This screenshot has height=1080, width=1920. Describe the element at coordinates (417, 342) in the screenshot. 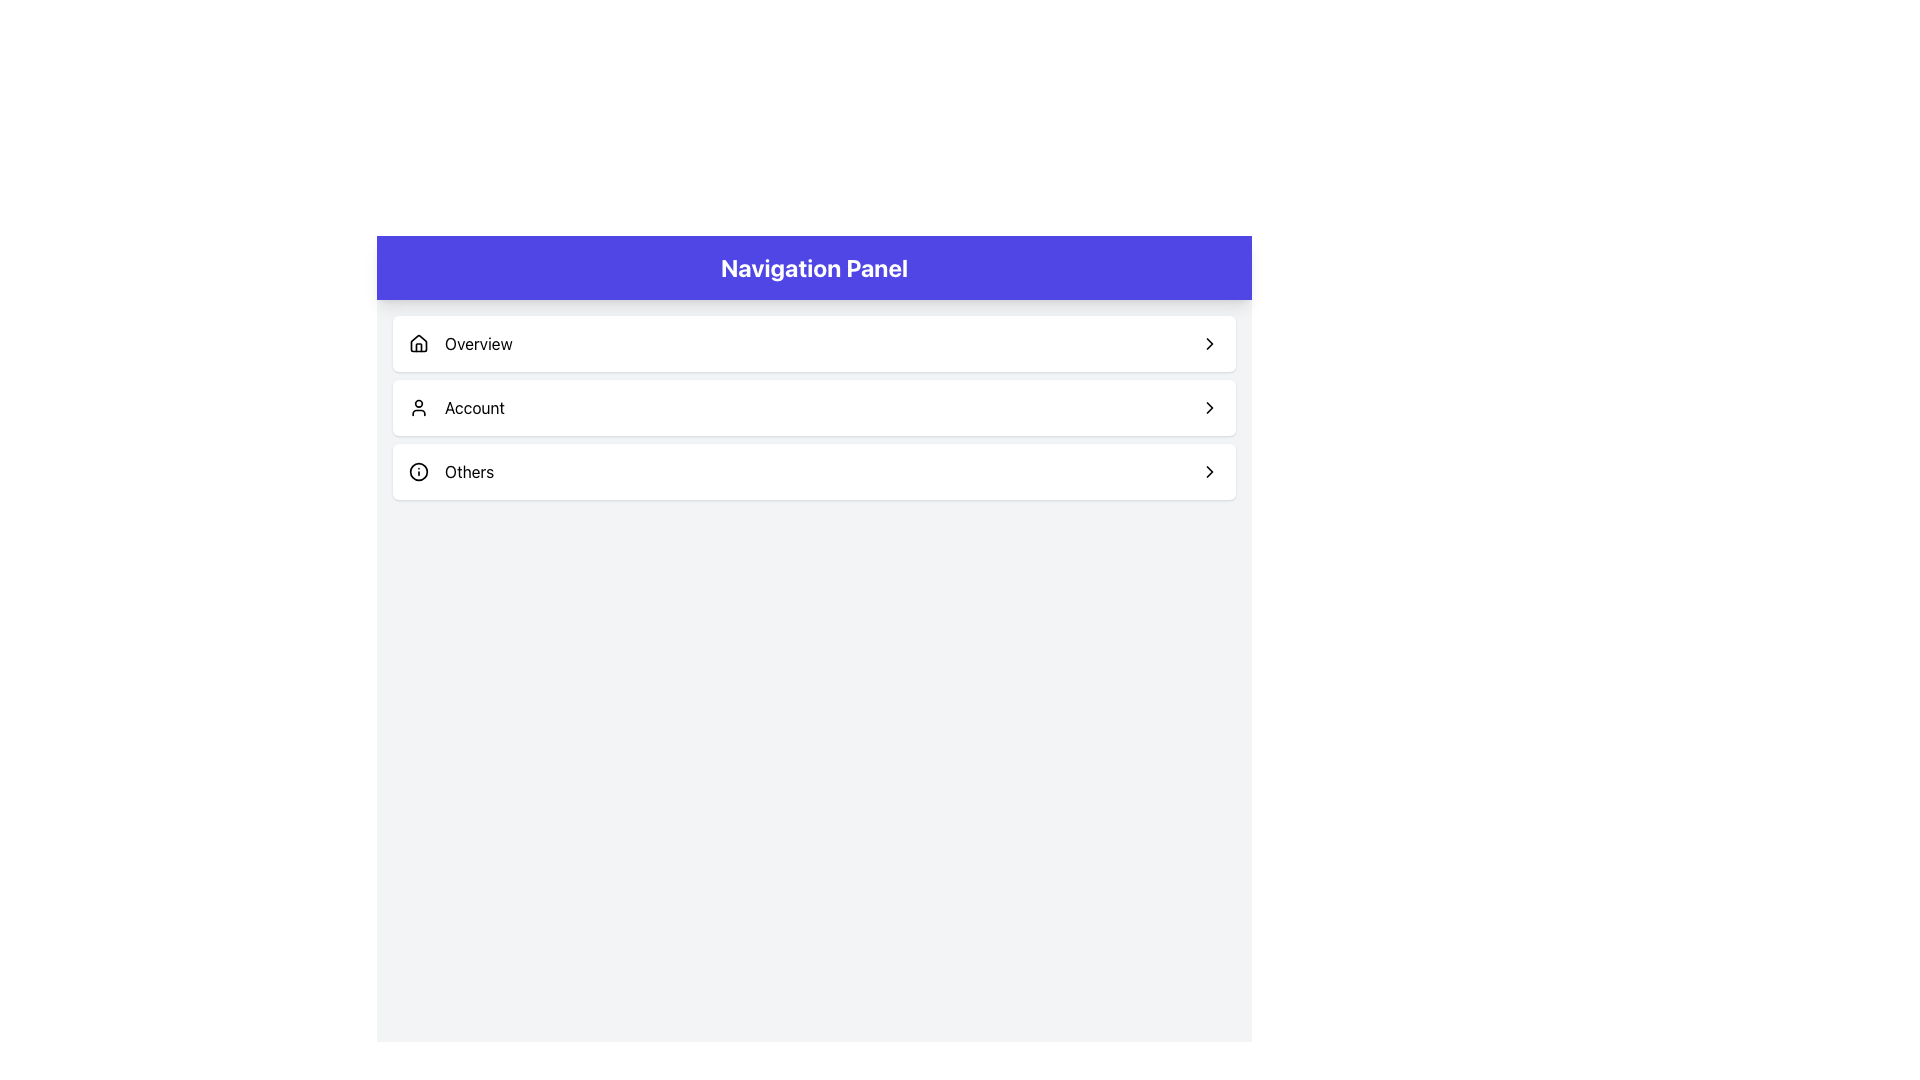

I see `the house icon located at the left of the 'Overview' list item in the navigation panel` at that location.